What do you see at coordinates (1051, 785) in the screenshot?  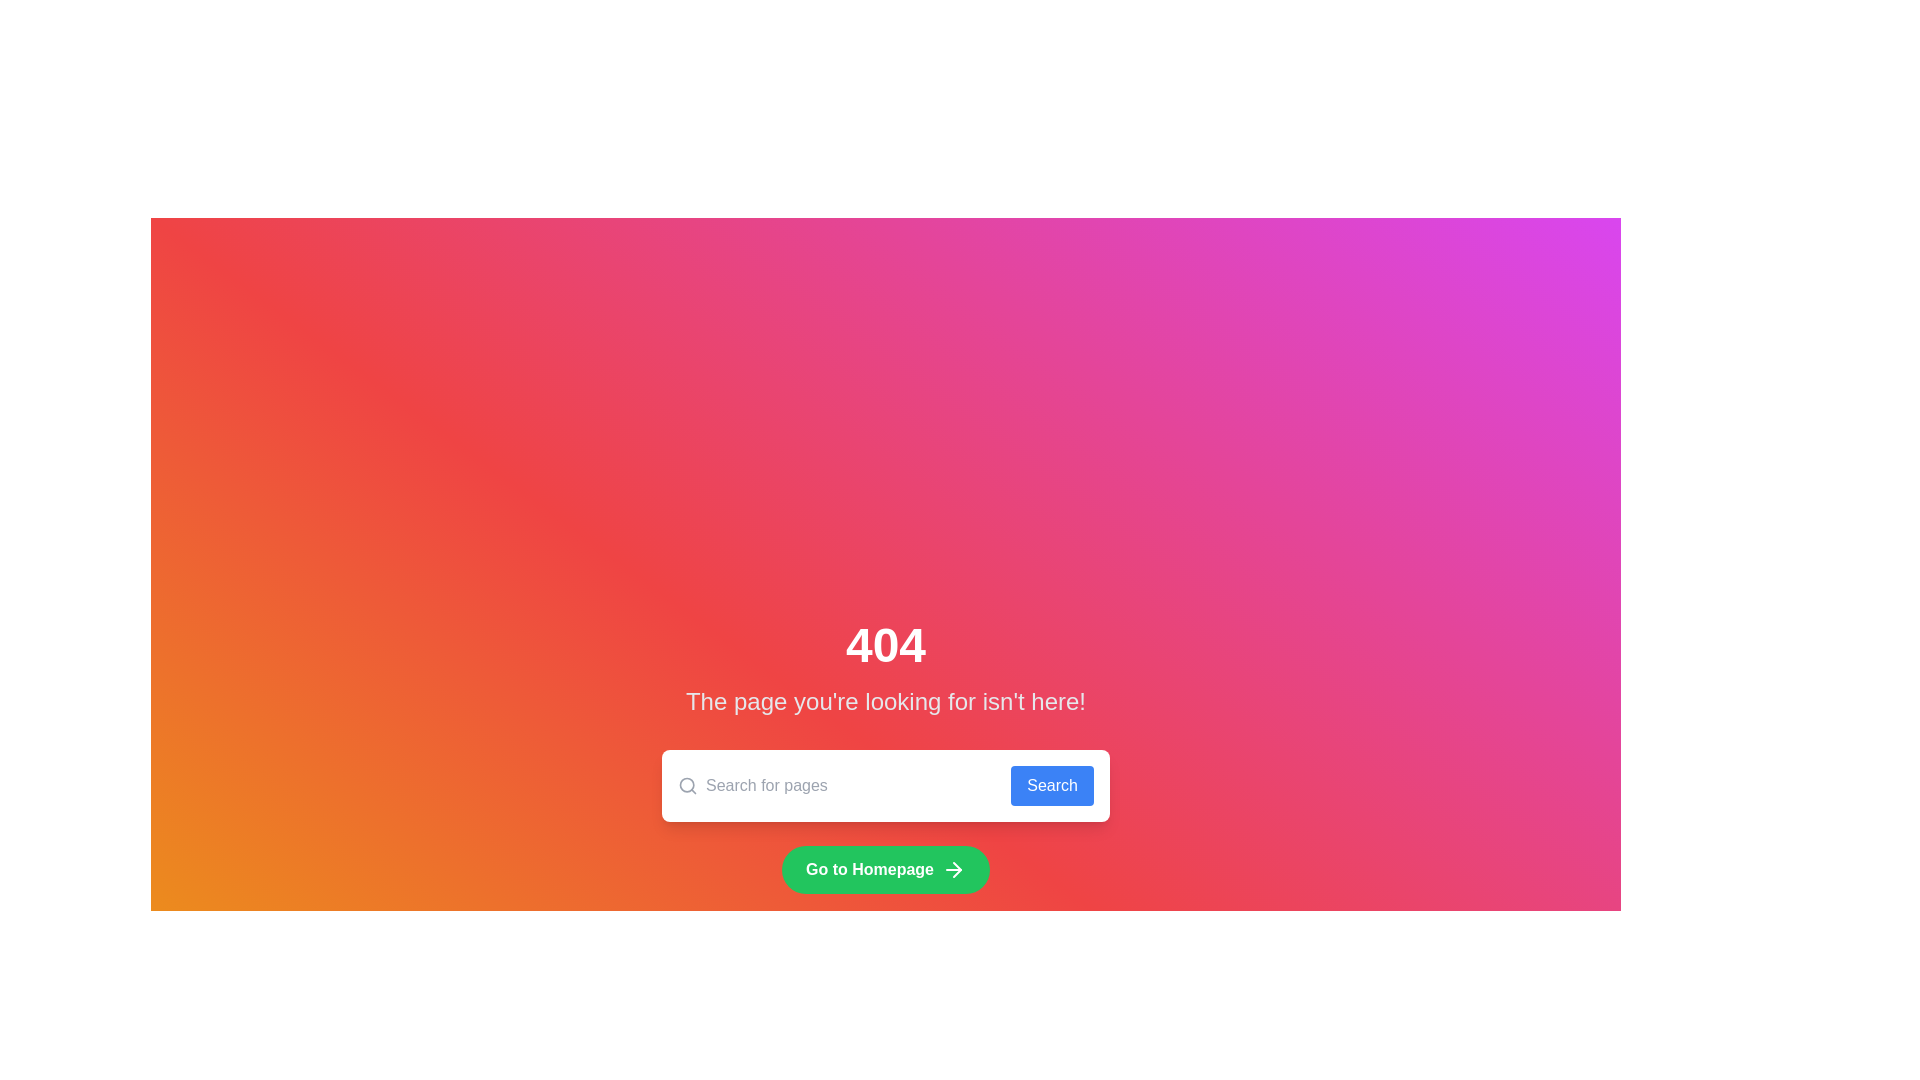 I see `the search button located at the far-right side of the search bar to observe the hover effect` at bounding box center [1051, 785].